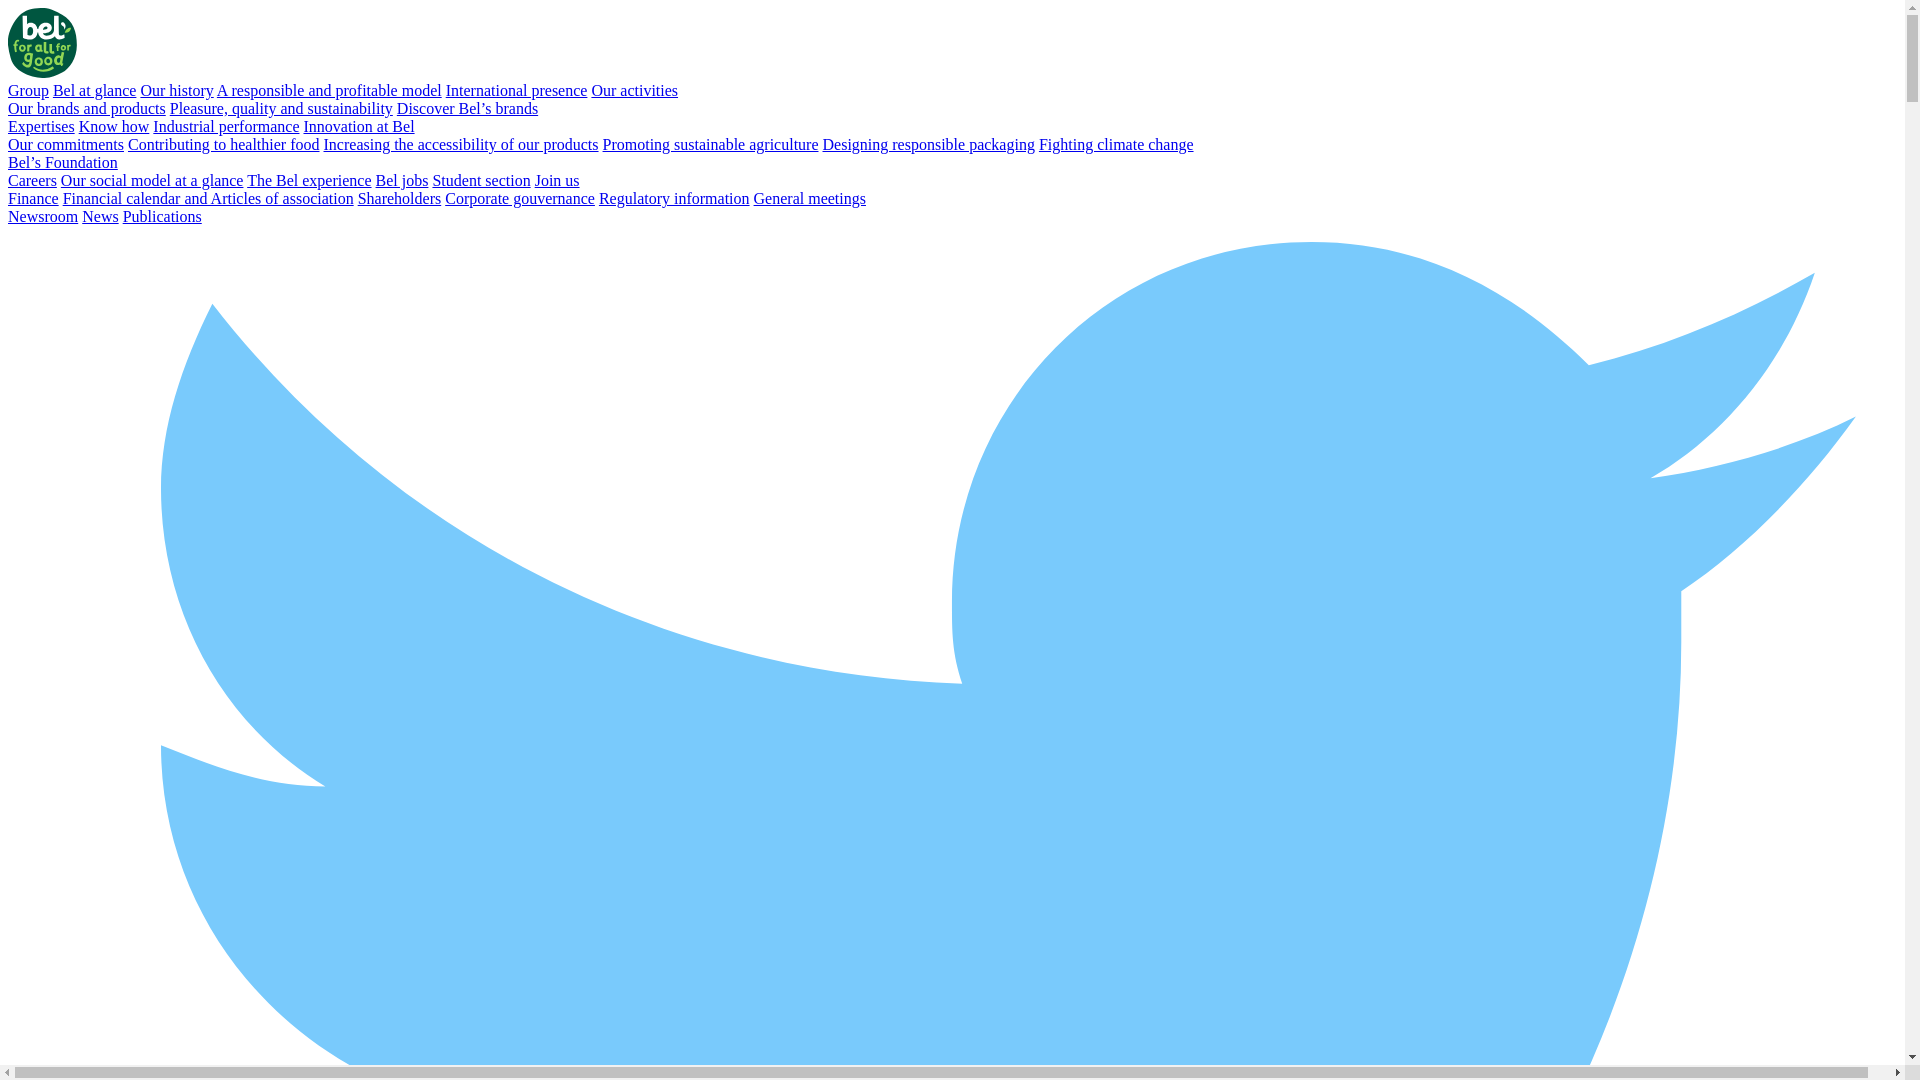  What do you see at coordinates (399, 198) in the screenshot?
I see `'Shareholders'` at bounding box center [399, 198].